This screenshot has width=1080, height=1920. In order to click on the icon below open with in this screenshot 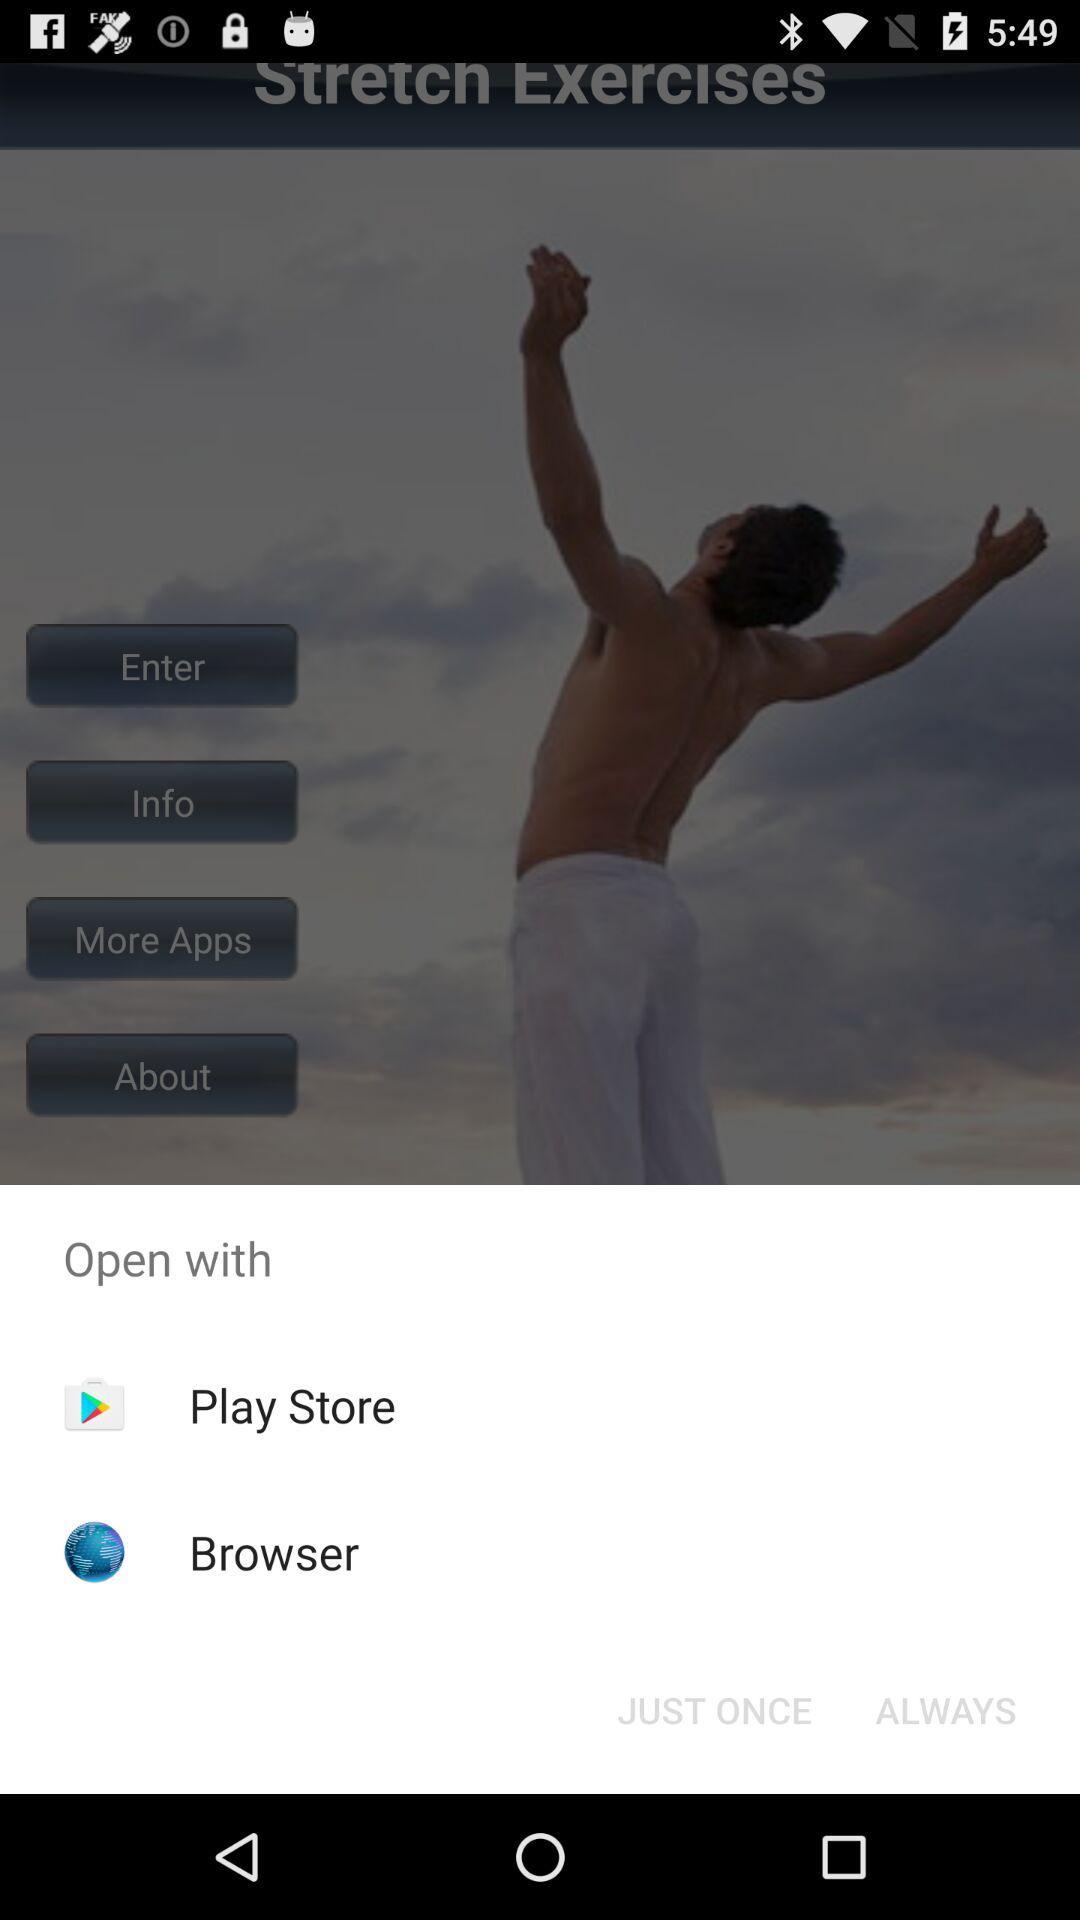, I will do `click(292, 1404)`.